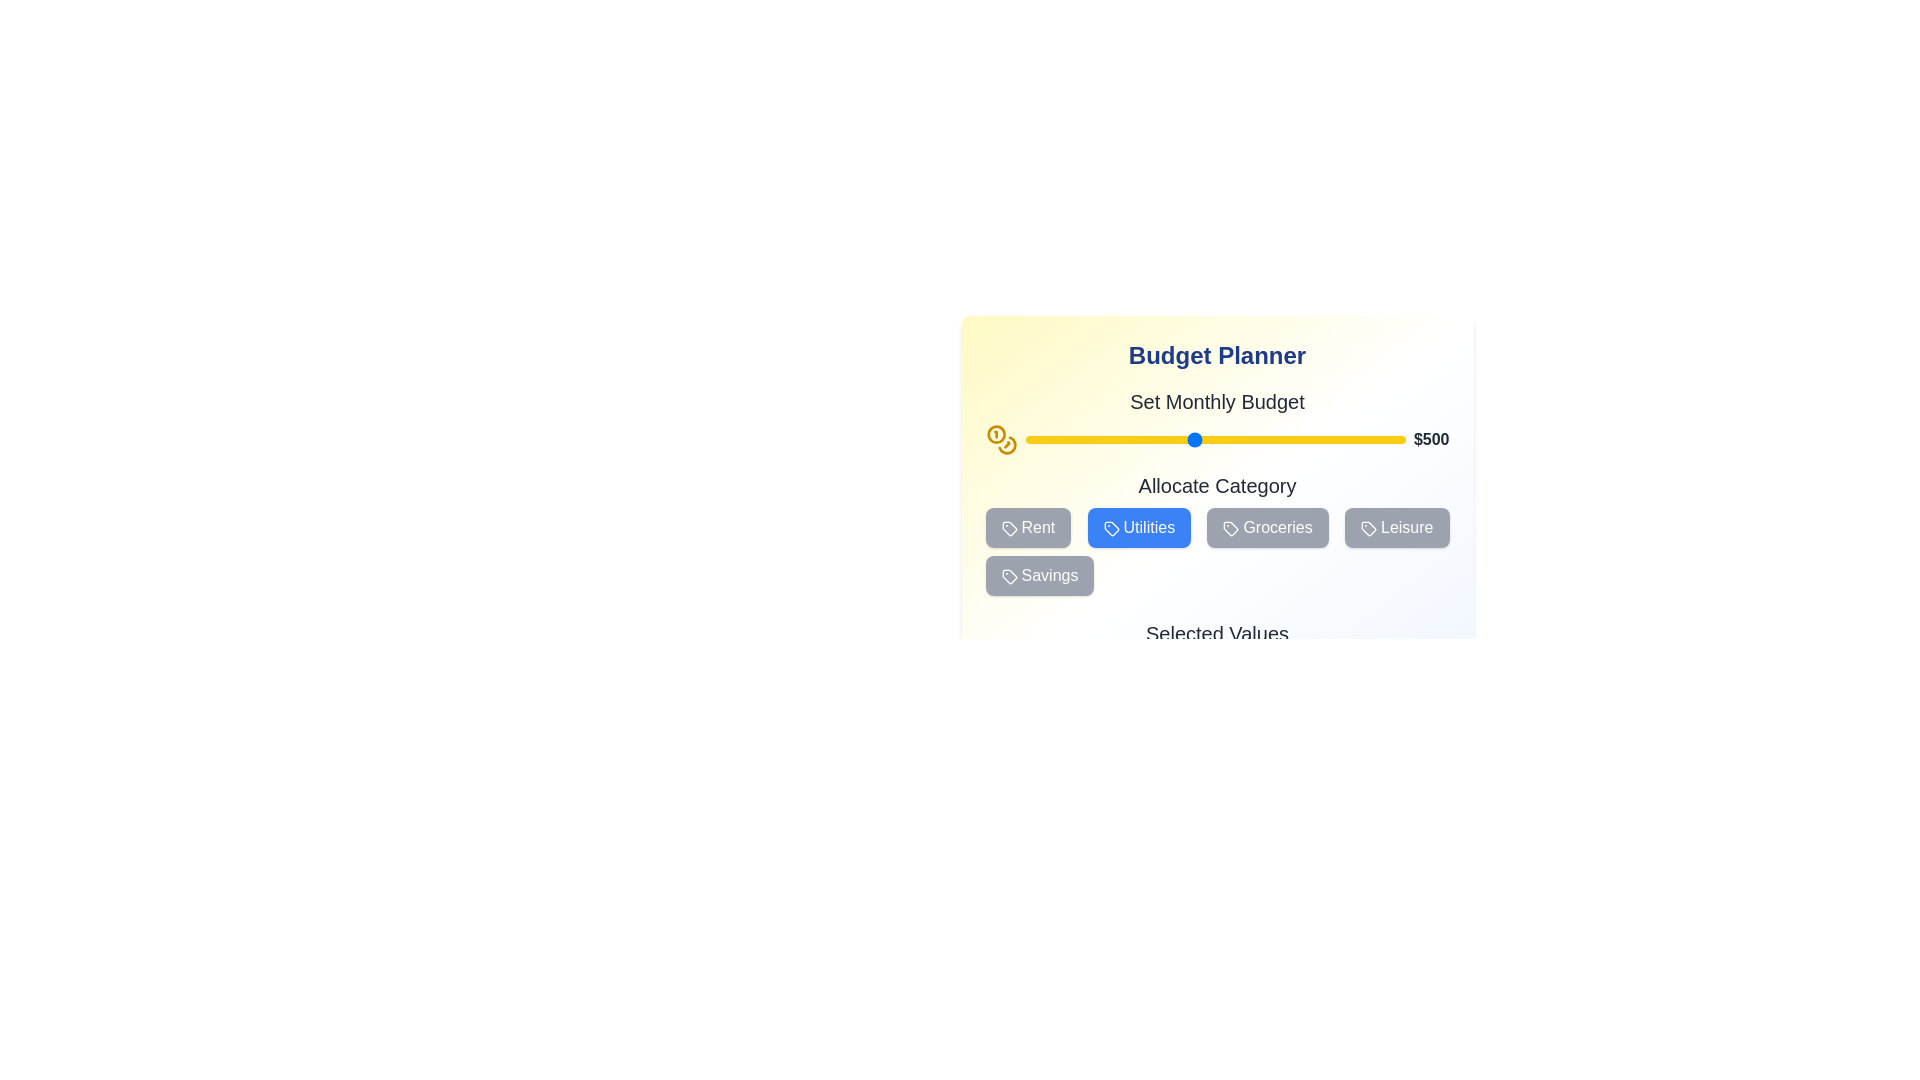 Image resolution: width=1920 pixels, height=1080 pixels. Describe the element at coordinates (1128, 438) in the screenshot. I see `the slider` at that location.